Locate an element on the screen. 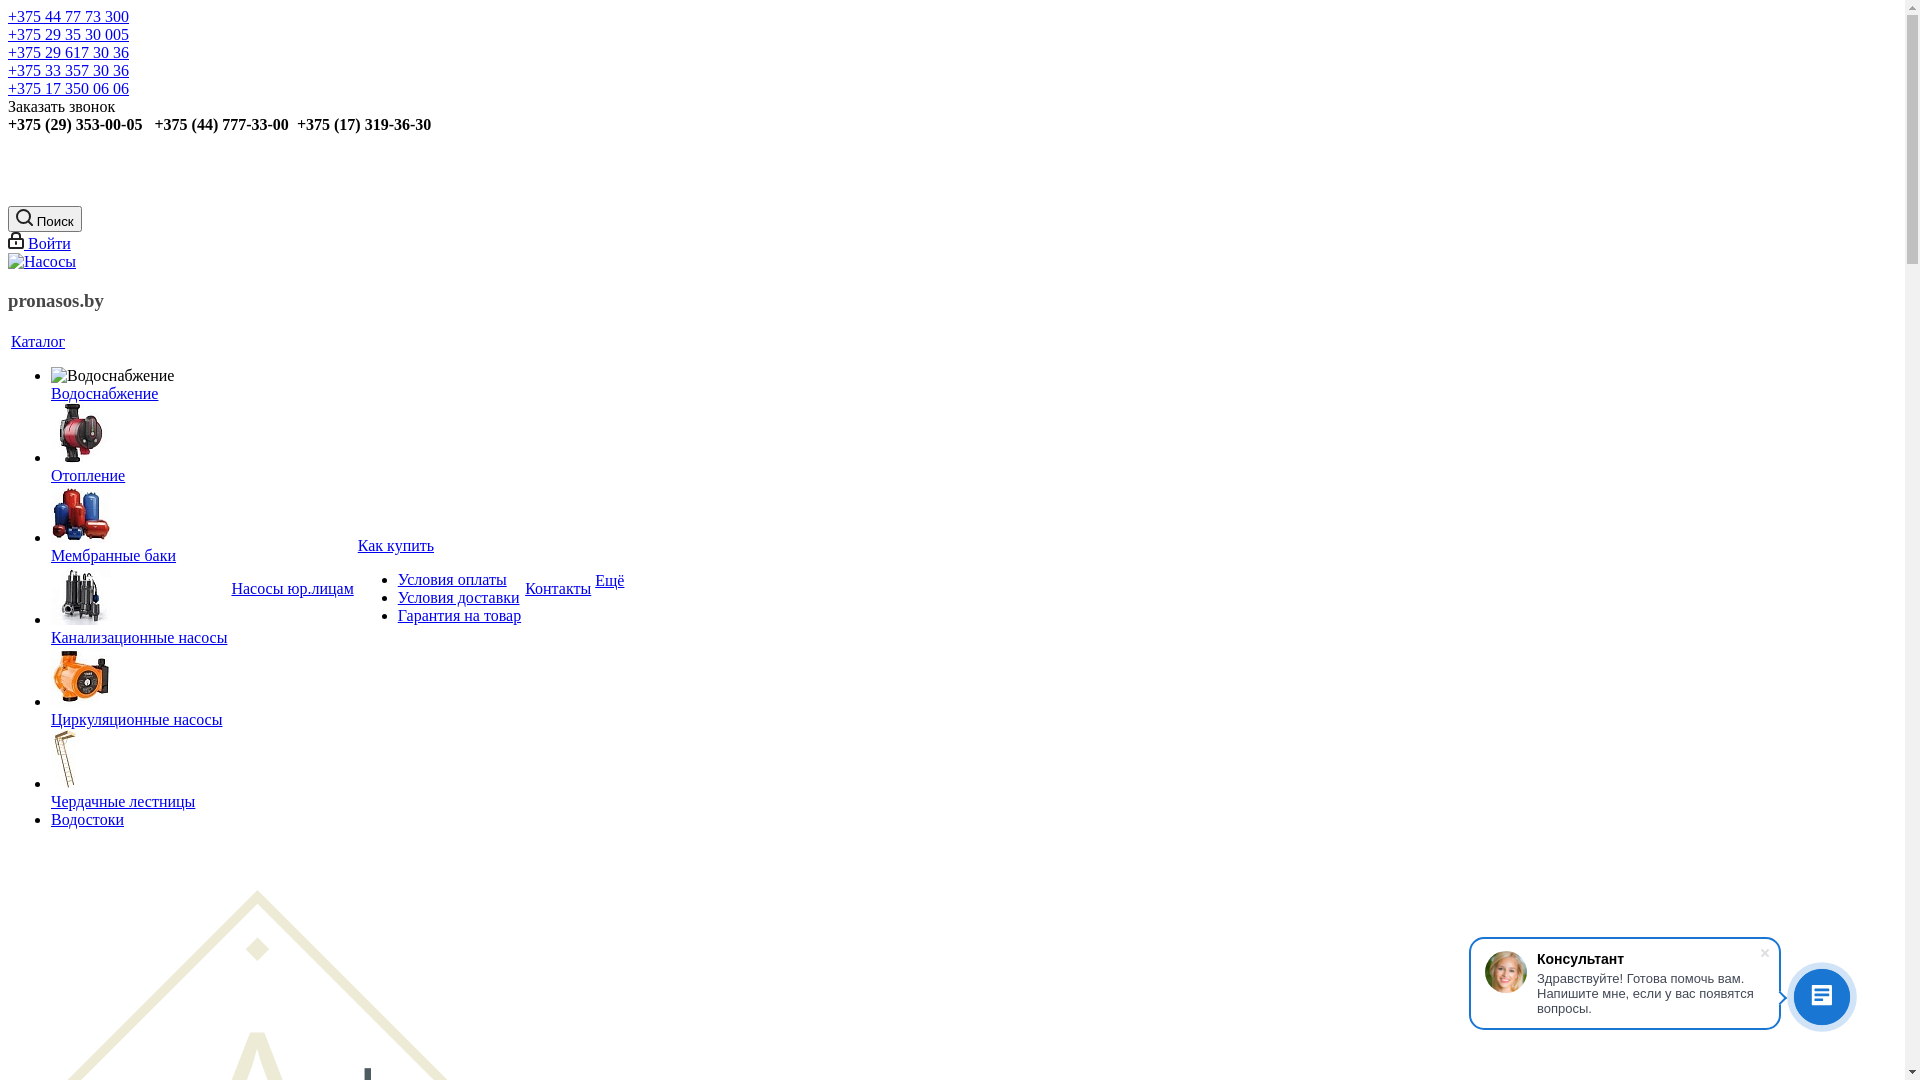  '+375 29 35 30 005' is located at coordinates (68, 34).